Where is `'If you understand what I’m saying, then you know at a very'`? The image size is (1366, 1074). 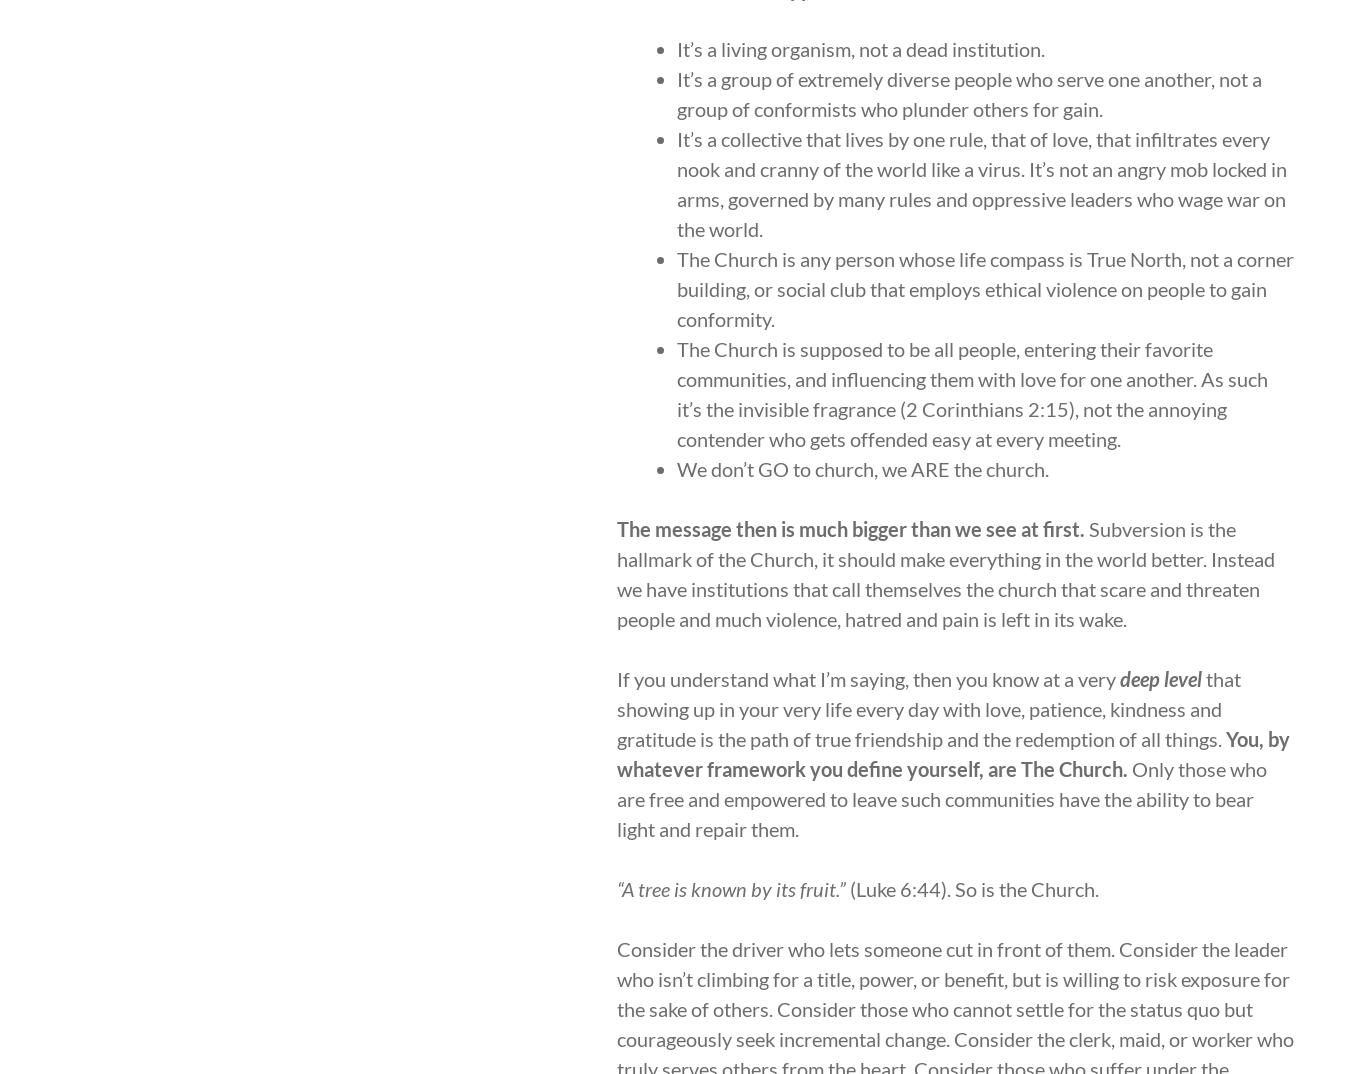 'If you understand what I’m saying, then you know at a very' is located at coordinates (616, 677).